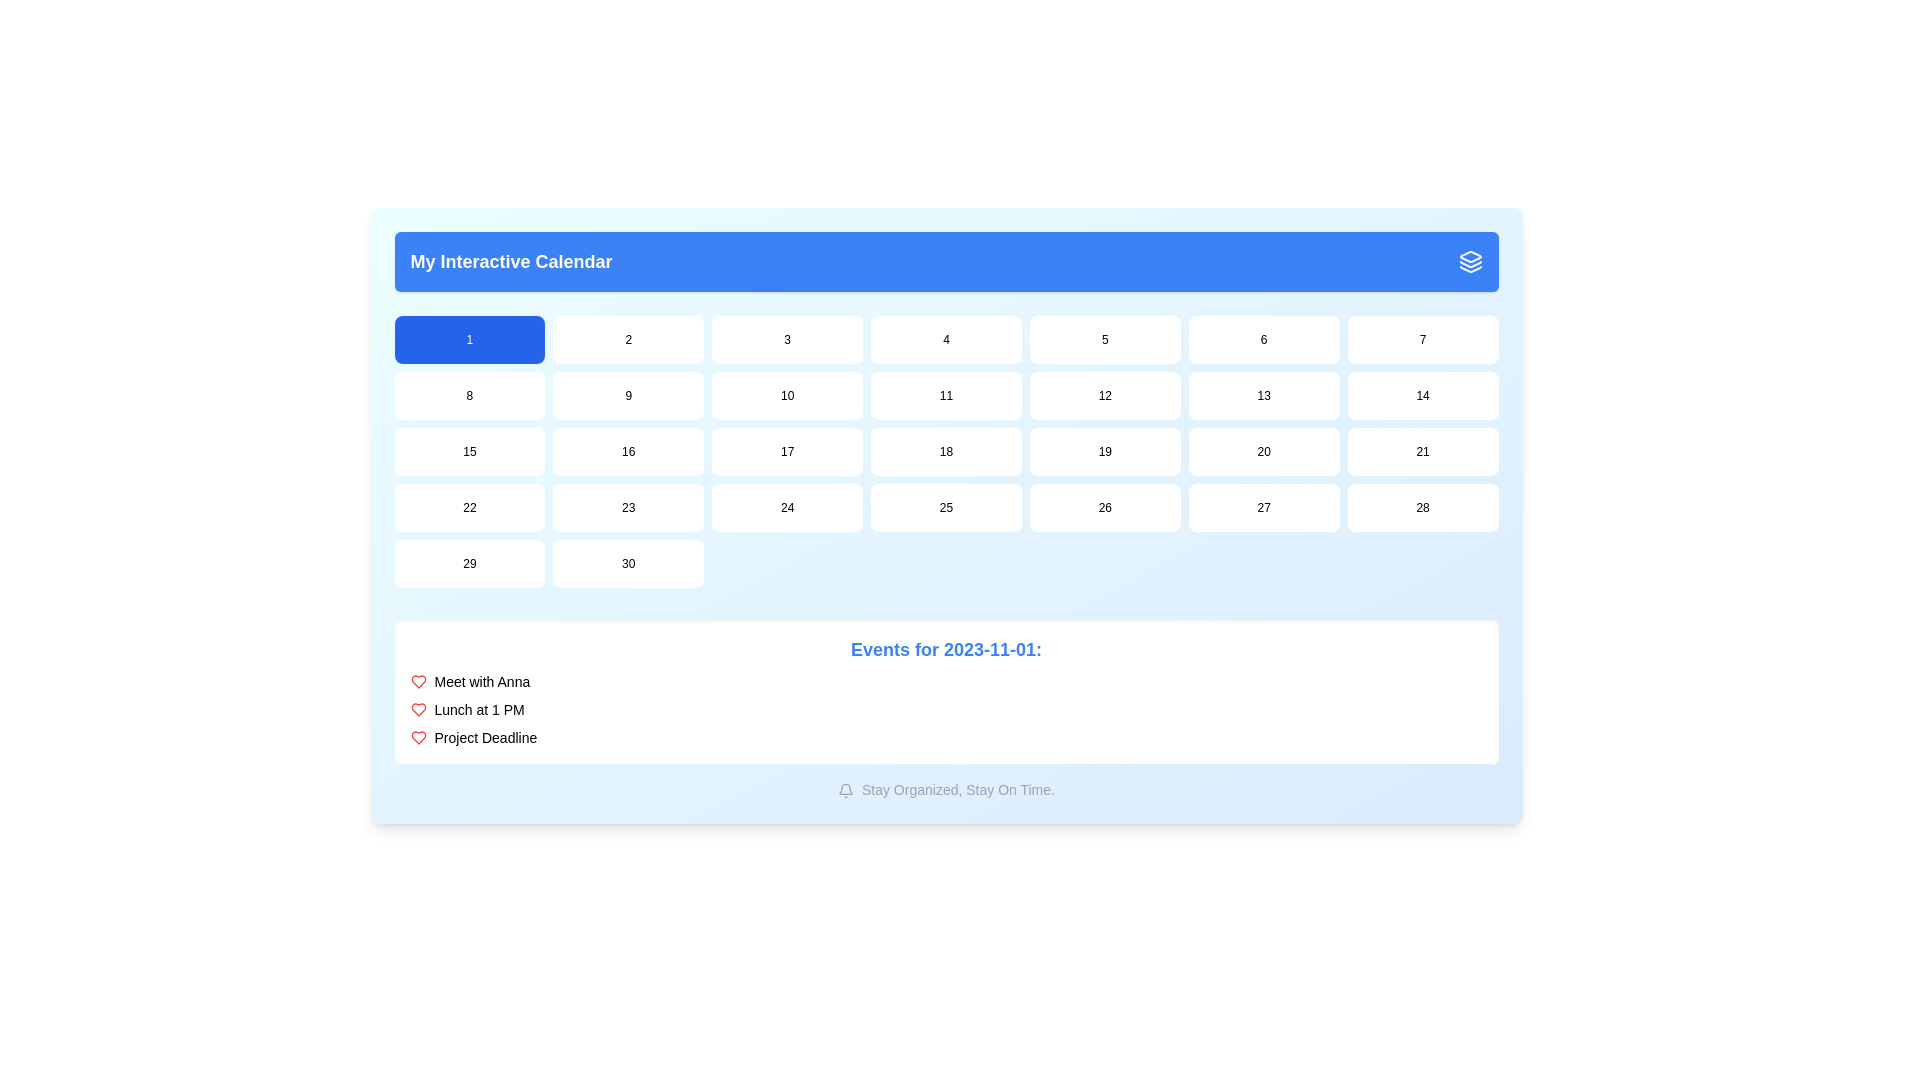  What do you see at coordinates (786, 451) in the screenshot?
I see `the button labeled '17' in the third row, third column of the grid layout` at bounding box center [786, 451].